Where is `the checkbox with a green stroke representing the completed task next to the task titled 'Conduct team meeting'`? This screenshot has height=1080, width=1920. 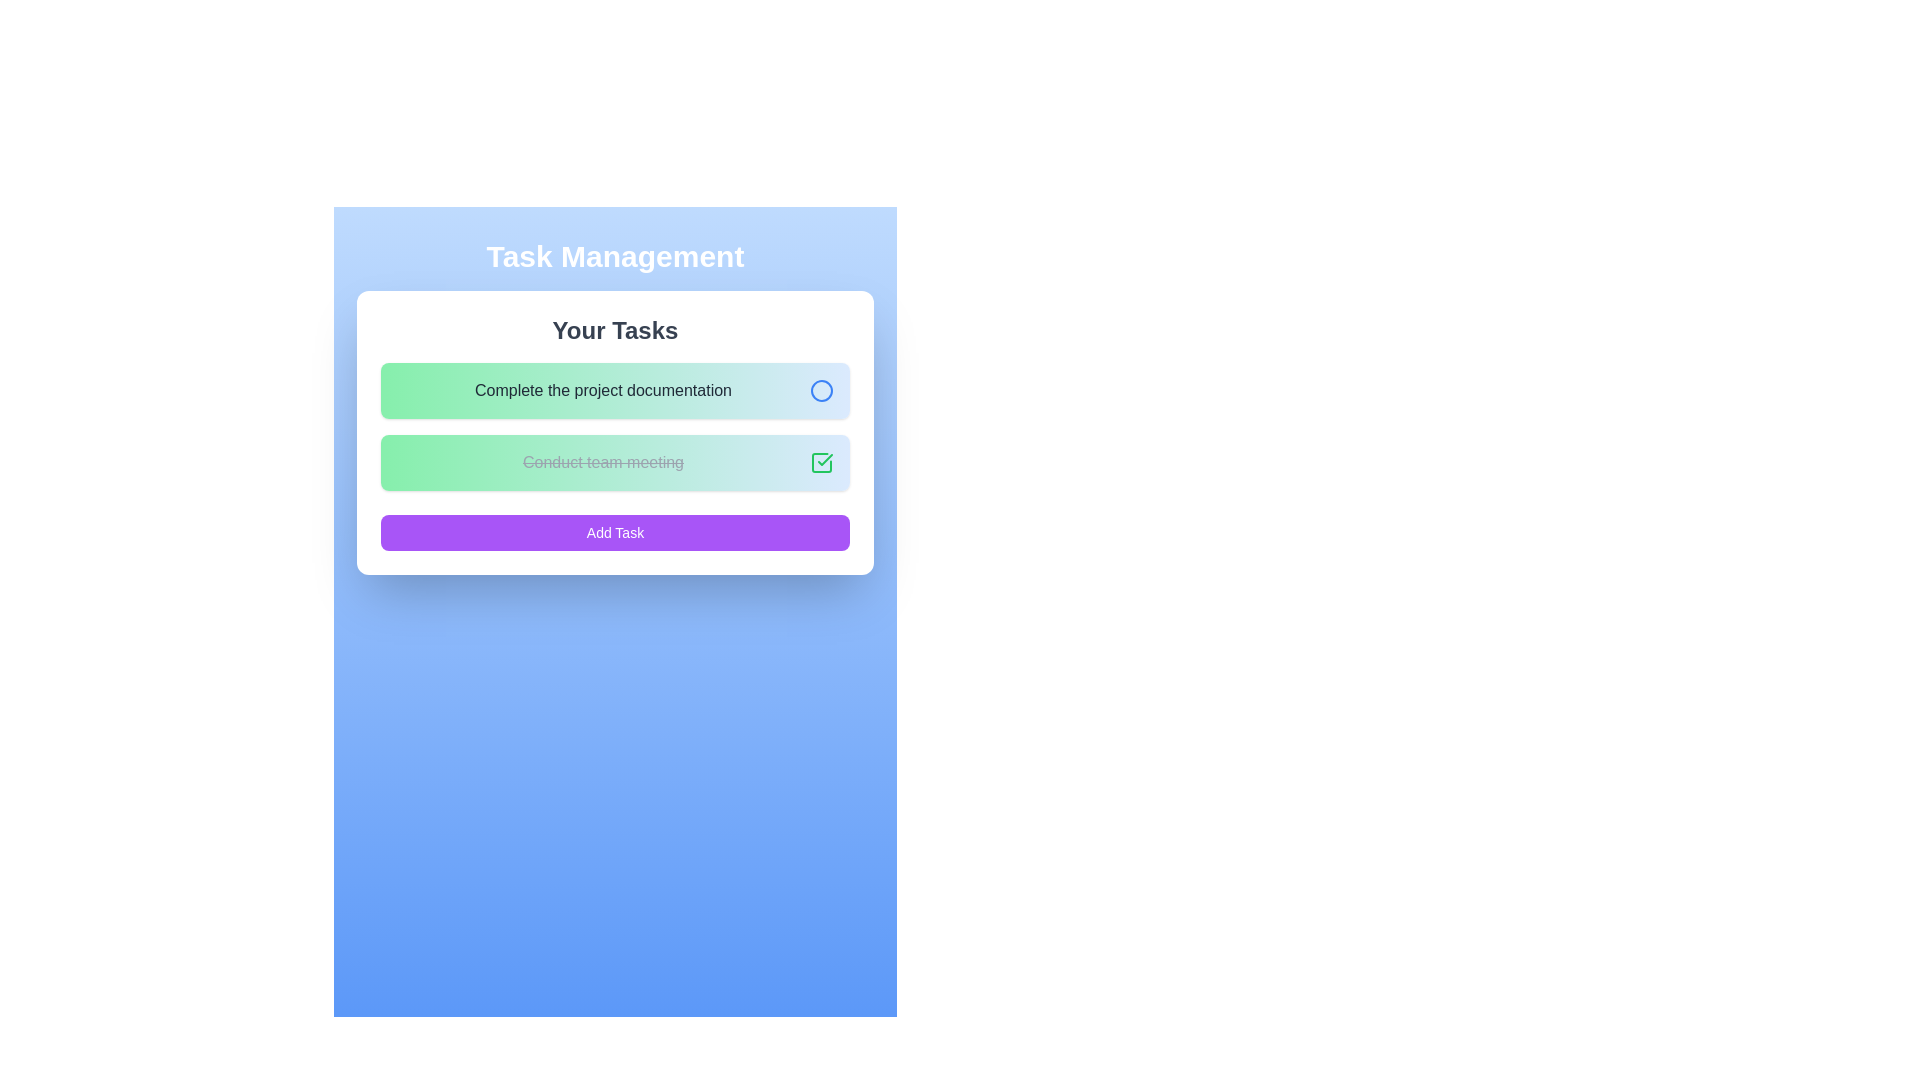 the checkbox with a green stroke representing the completed task next to the task titled 'Conduct team meeting' is located at coordinates (821, 462).